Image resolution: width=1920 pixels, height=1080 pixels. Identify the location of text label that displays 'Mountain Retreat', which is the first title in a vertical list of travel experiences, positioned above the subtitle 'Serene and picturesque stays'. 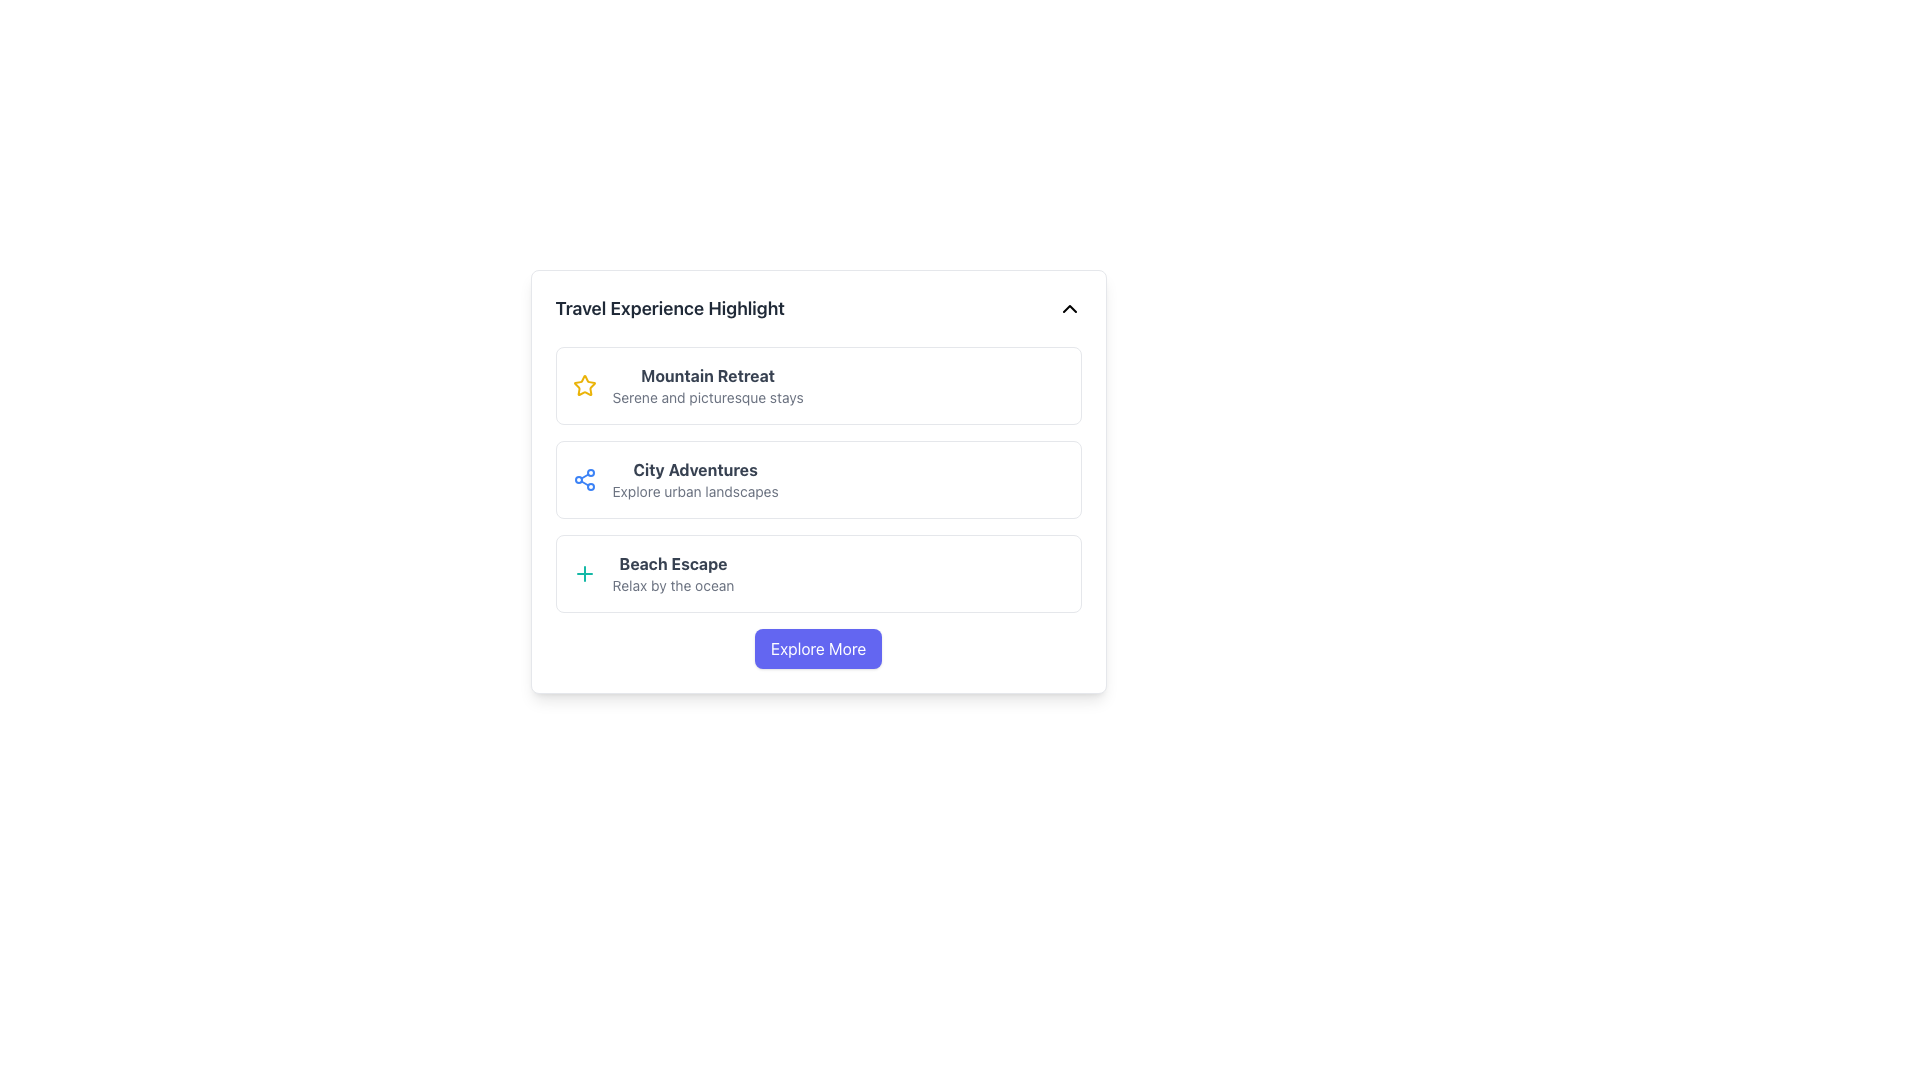
(708, 375).